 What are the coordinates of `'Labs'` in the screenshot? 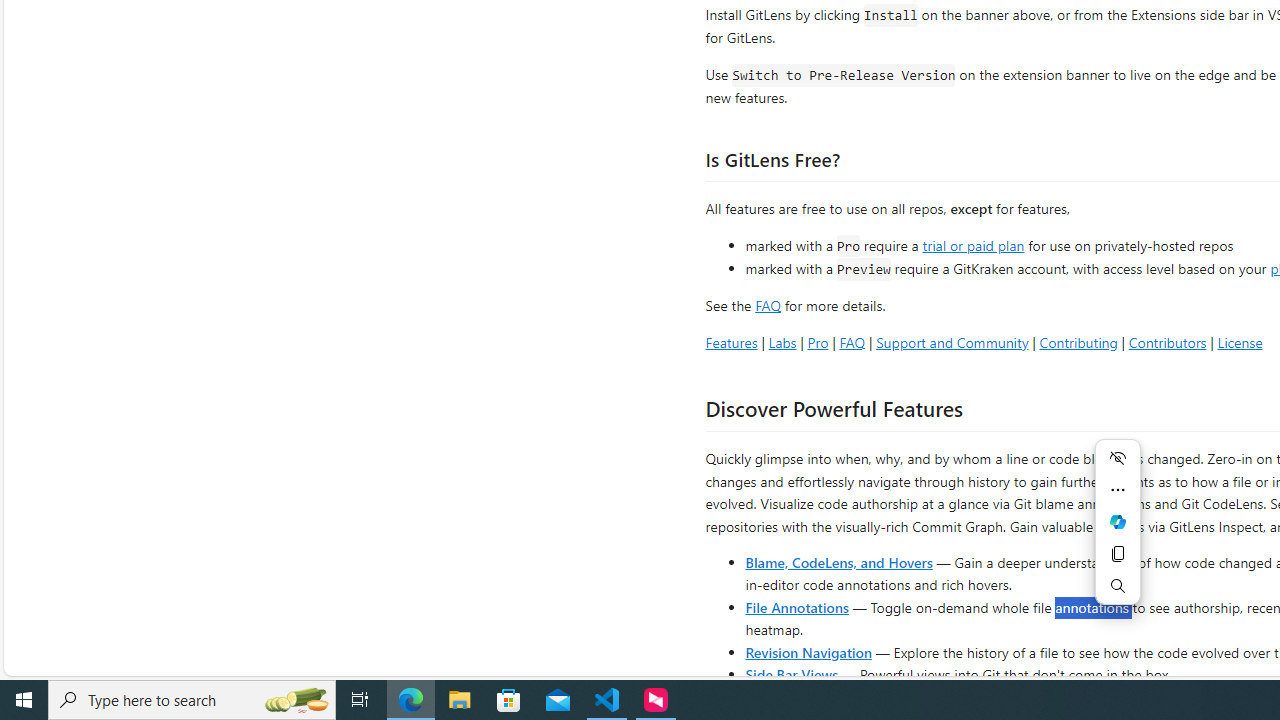 It's located at (781, 341).